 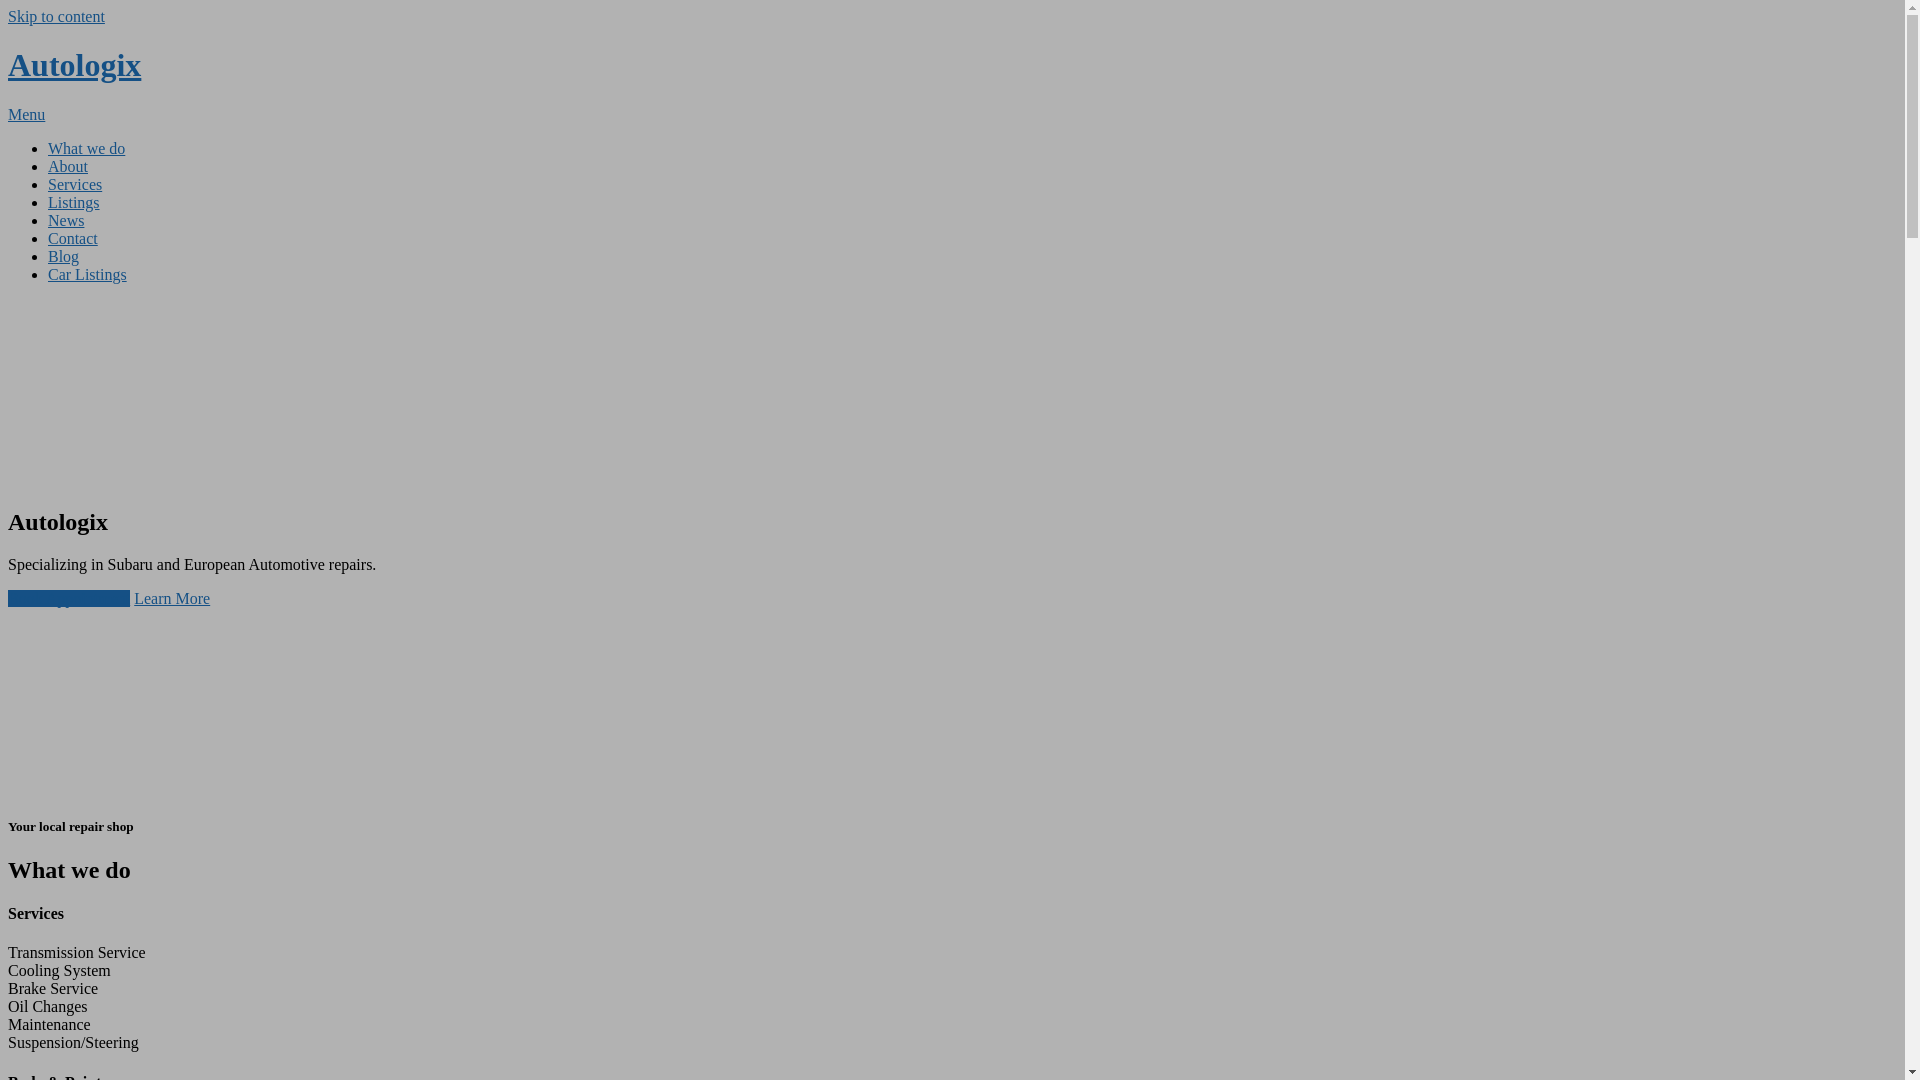 What do you see at coordinates (85, 147) in the screenshot?
I see `'What we do'` at bounding box center [85, 147].